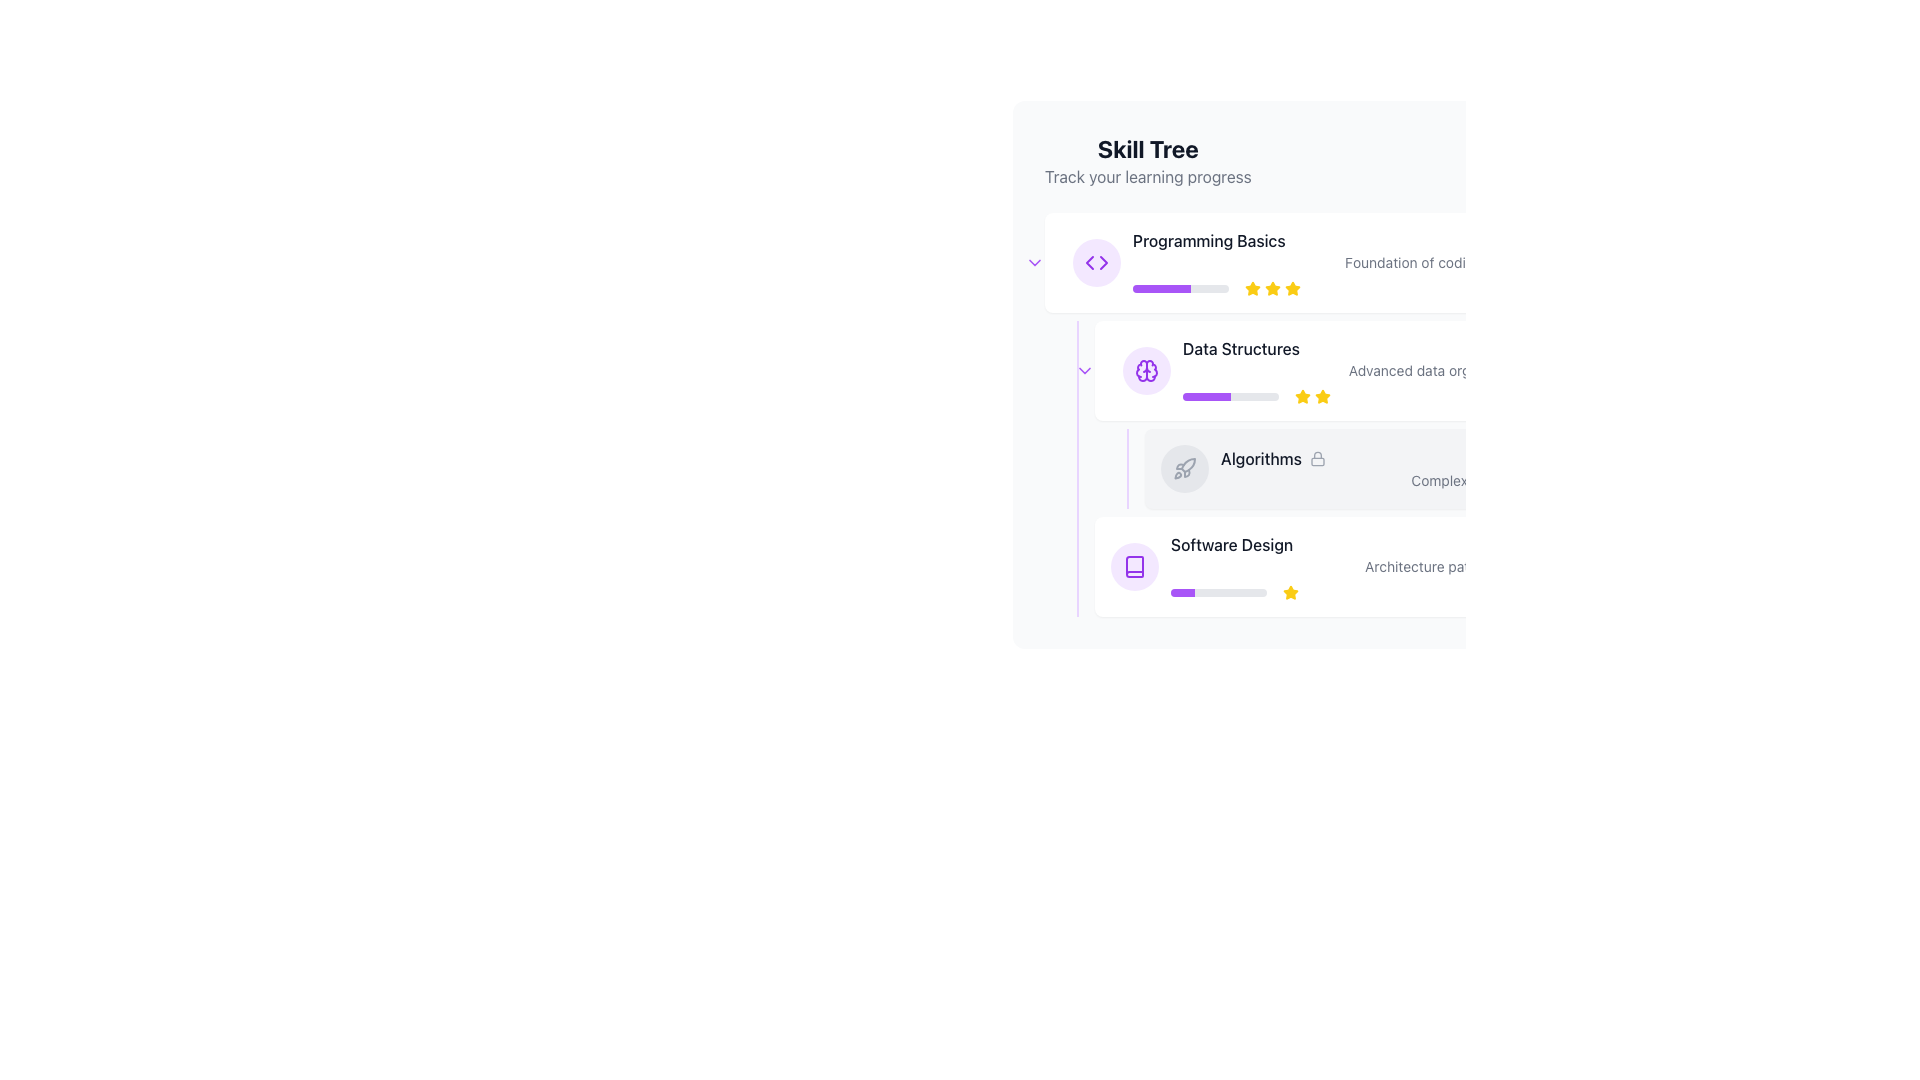 Image resolution: width=1920 pixels, height=1080 pixels. Describe the element at coordinates (1251, 288) in the screenshot. I see `the first yellow rating star icon for the 'Programming Basics' section` at that location.